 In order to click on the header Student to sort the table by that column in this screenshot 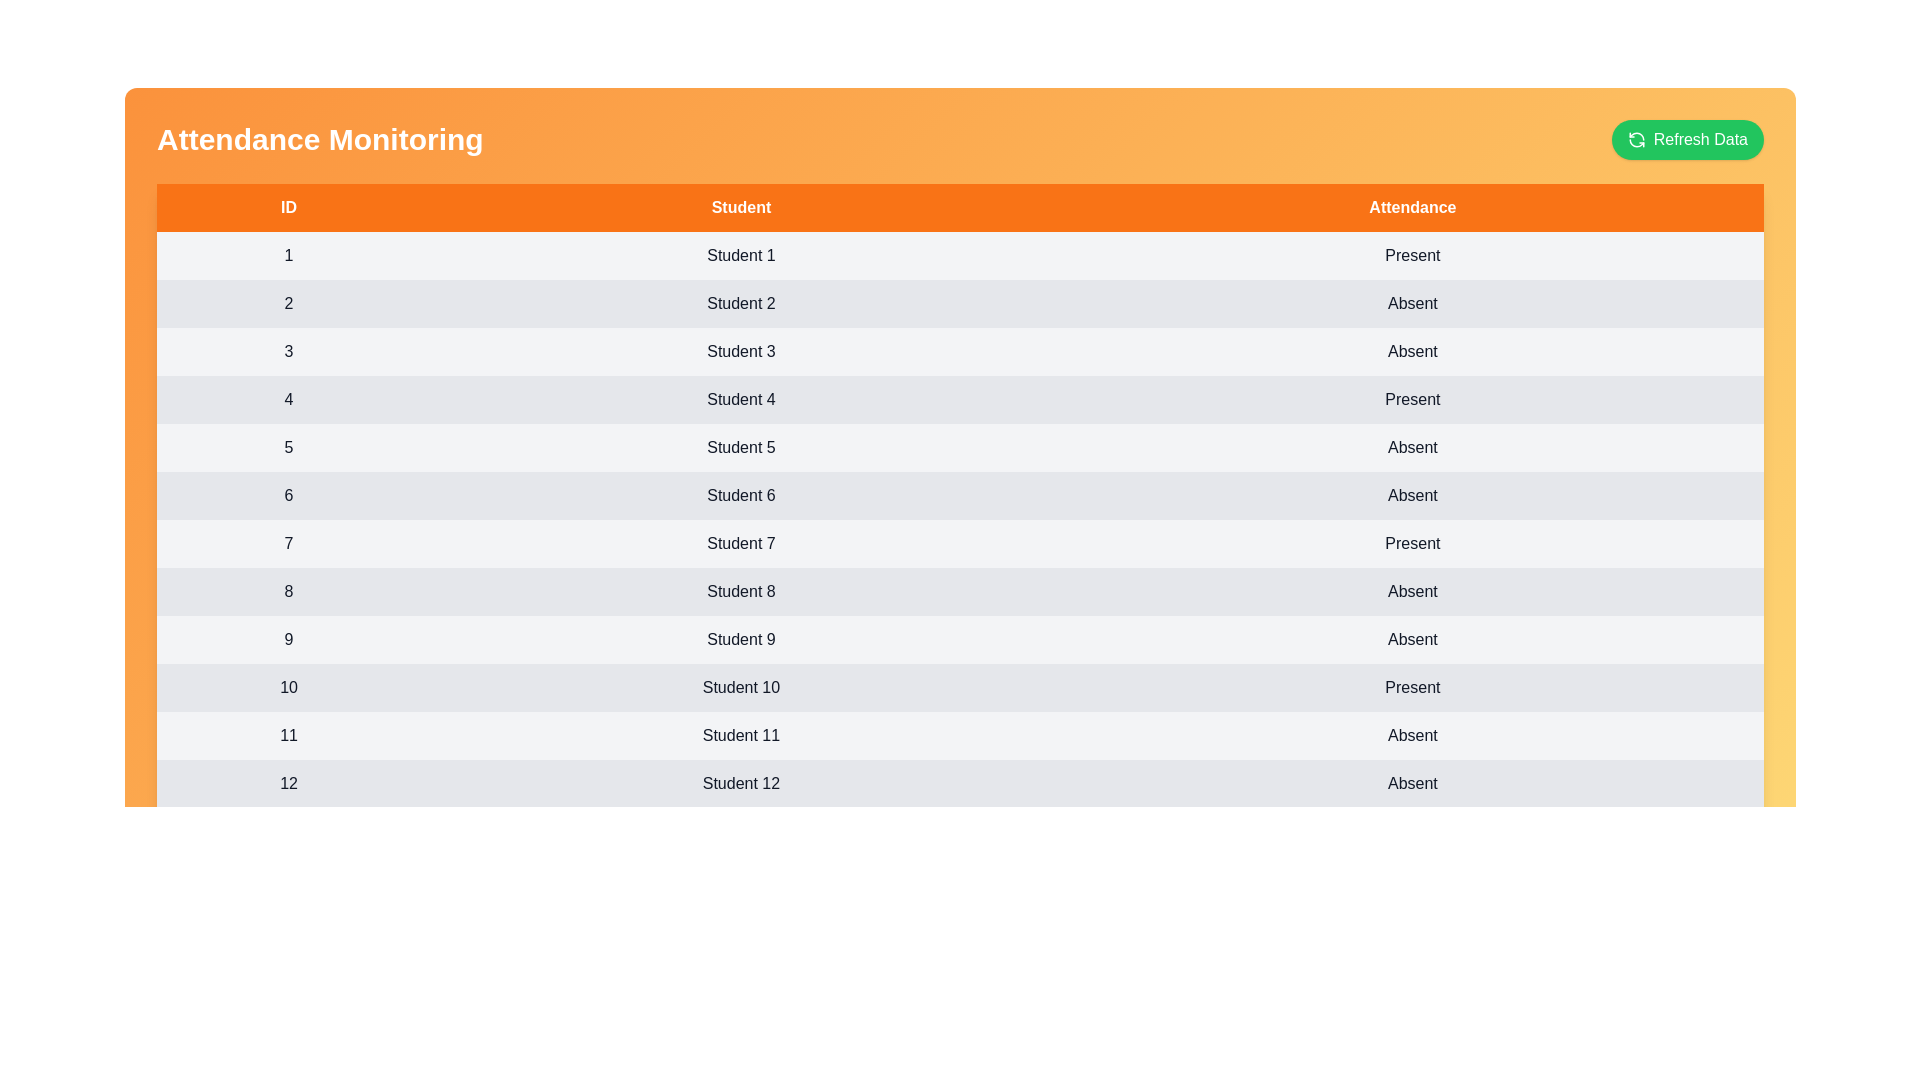, I will do `click(739, 208)`.